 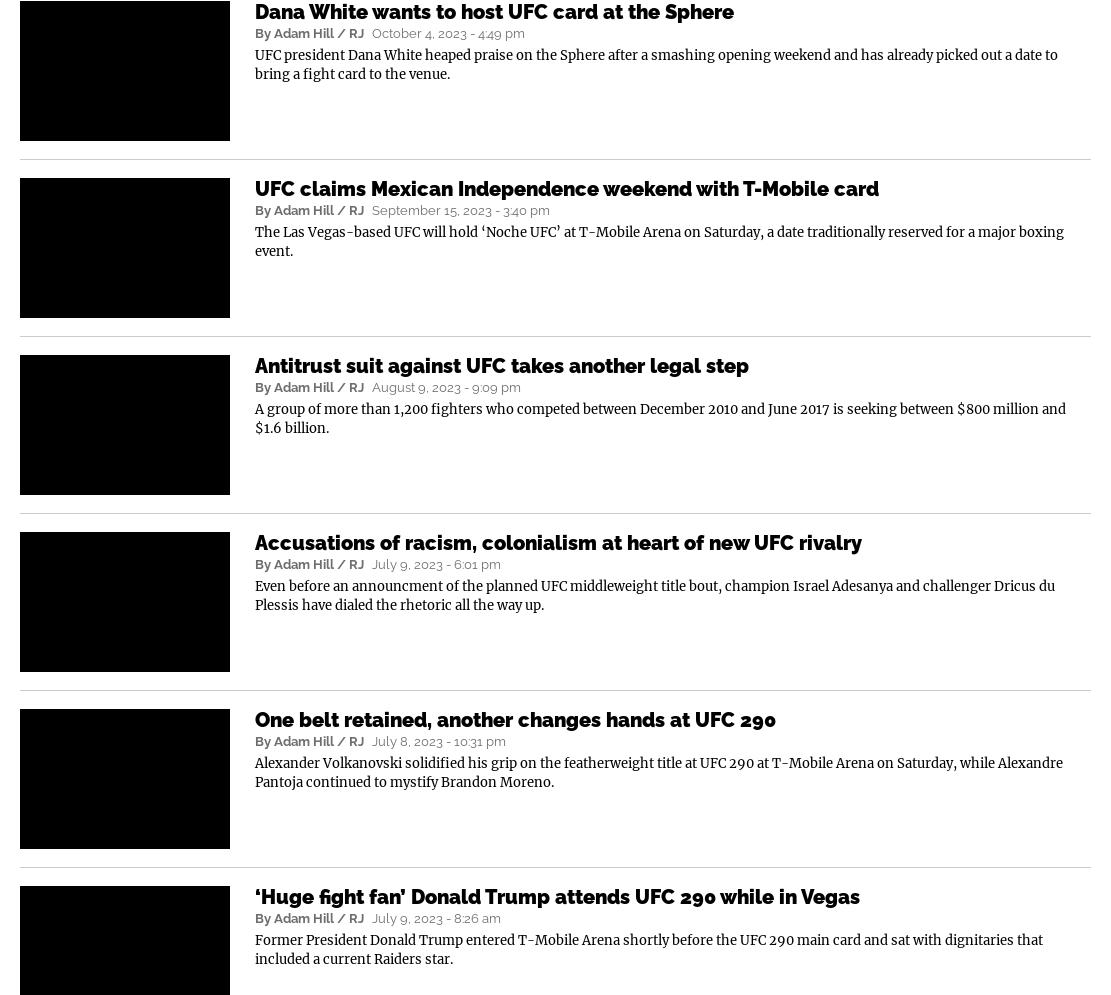 I want to click on 'October 4, 2023 - 4:49 pm', so click(x=447, y=33).